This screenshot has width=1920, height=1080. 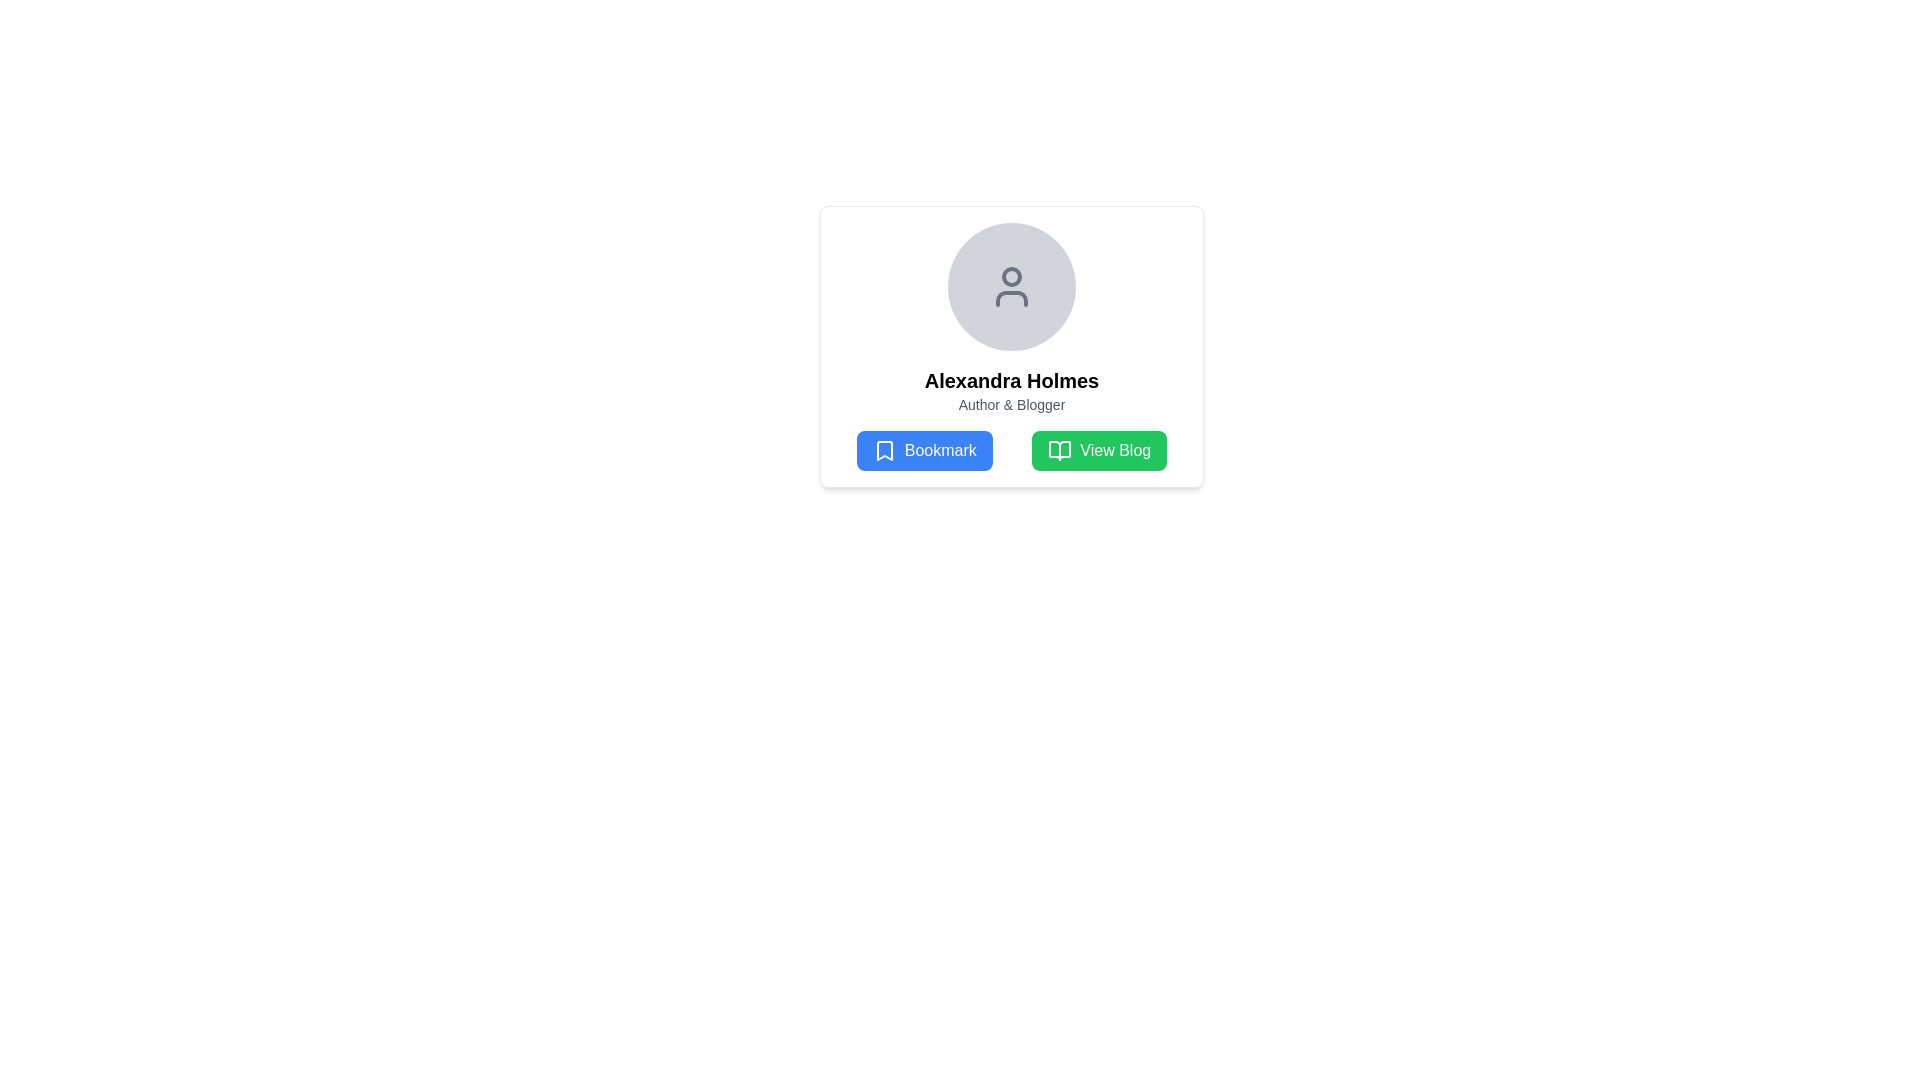 I want to click on the 'View Blog' button, which has a green background, white text, and an open book icon, so click(x=1098, y=451).